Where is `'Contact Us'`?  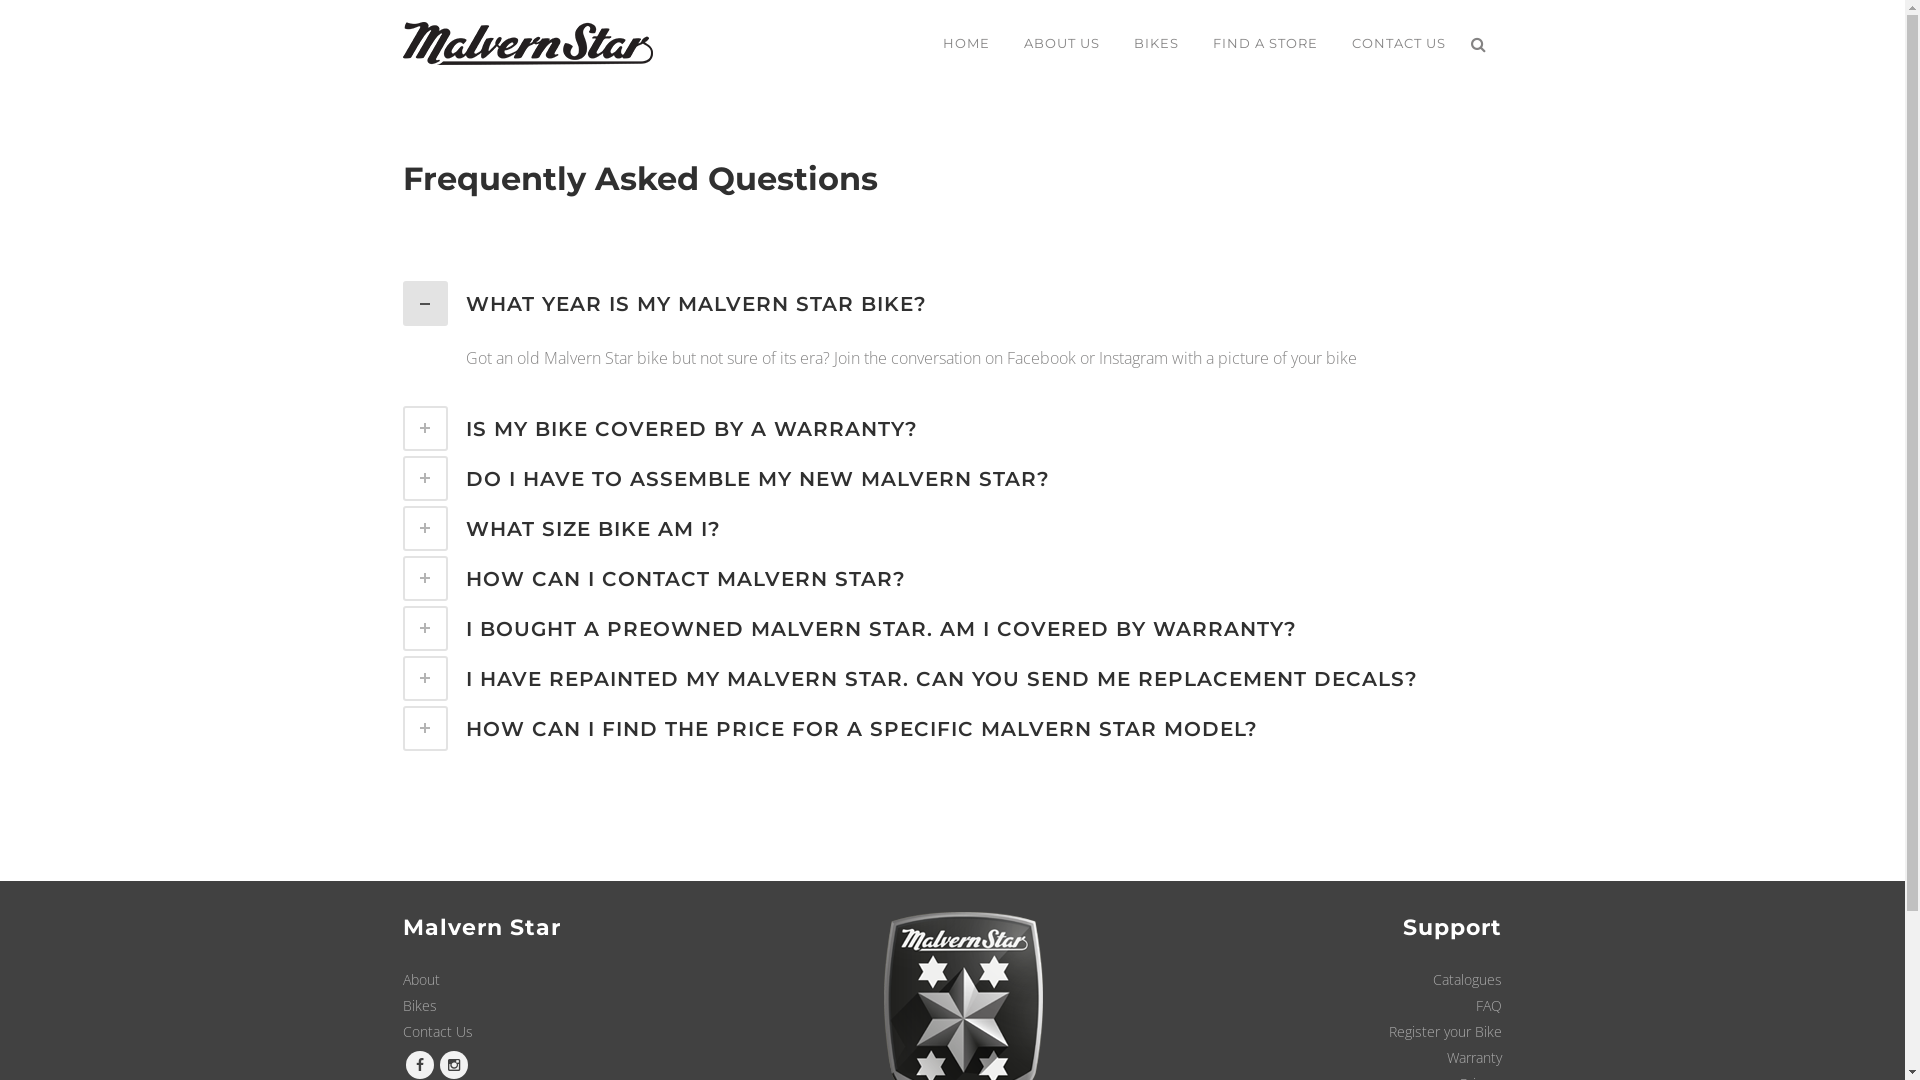
'Contact Us' is located at coordinates (401, 1031).